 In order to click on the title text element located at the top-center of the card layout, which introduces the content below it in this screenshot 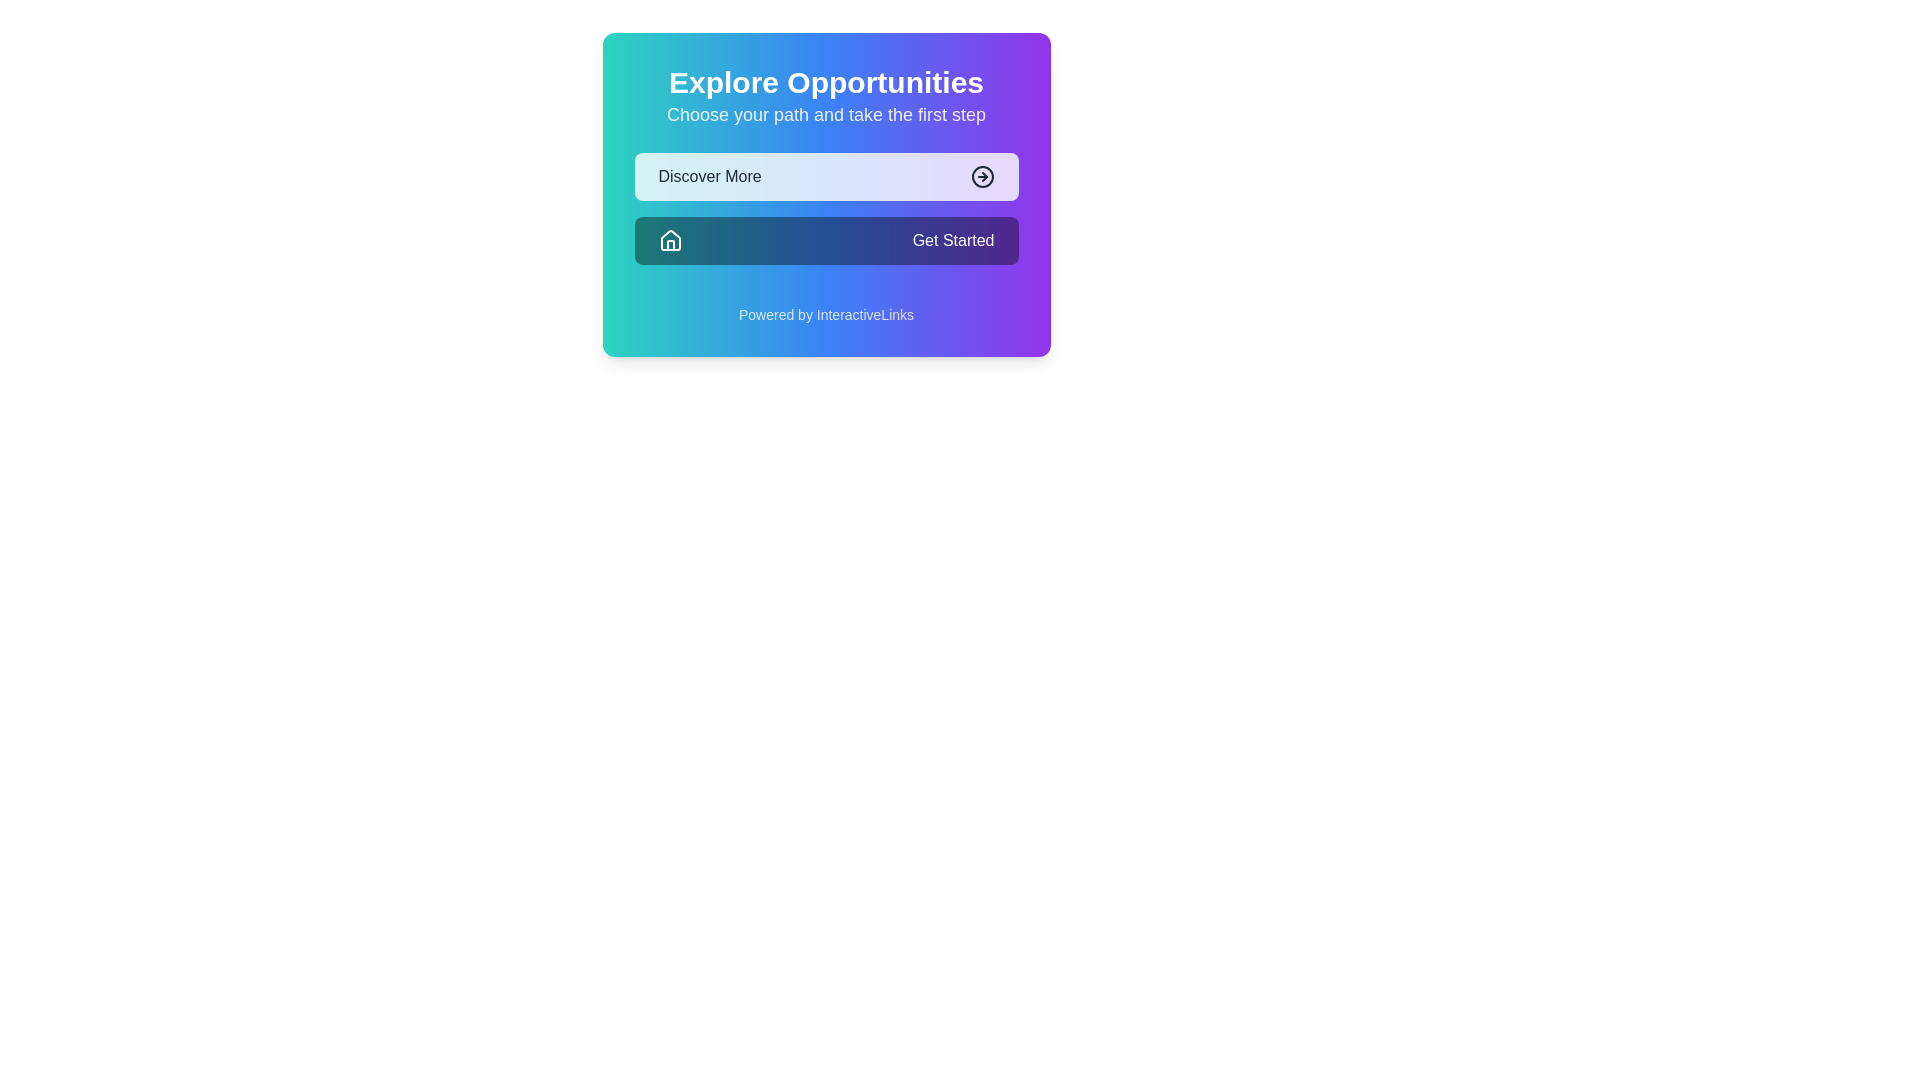, I will do `click(826, 82)`.